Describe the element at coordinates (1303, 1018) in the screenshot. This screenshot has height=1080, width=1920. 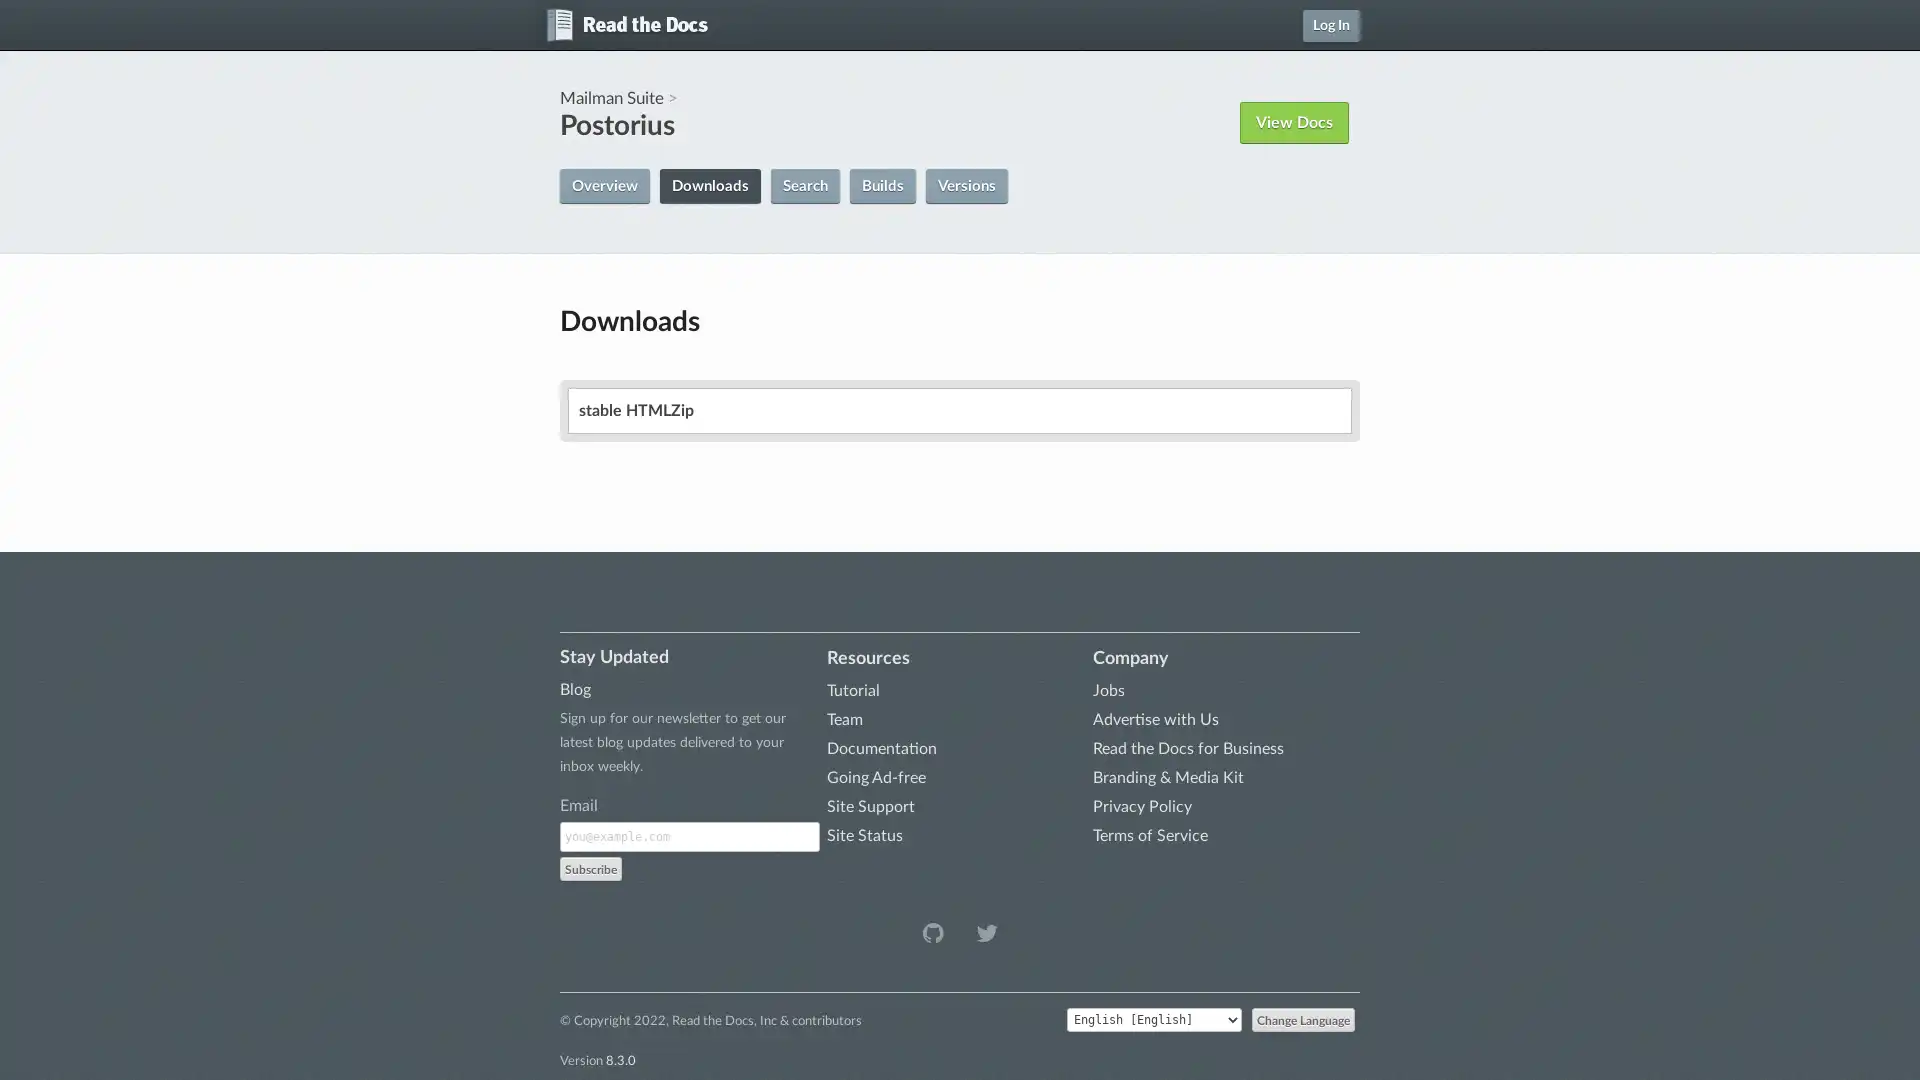
I see `Change Language` at that location.